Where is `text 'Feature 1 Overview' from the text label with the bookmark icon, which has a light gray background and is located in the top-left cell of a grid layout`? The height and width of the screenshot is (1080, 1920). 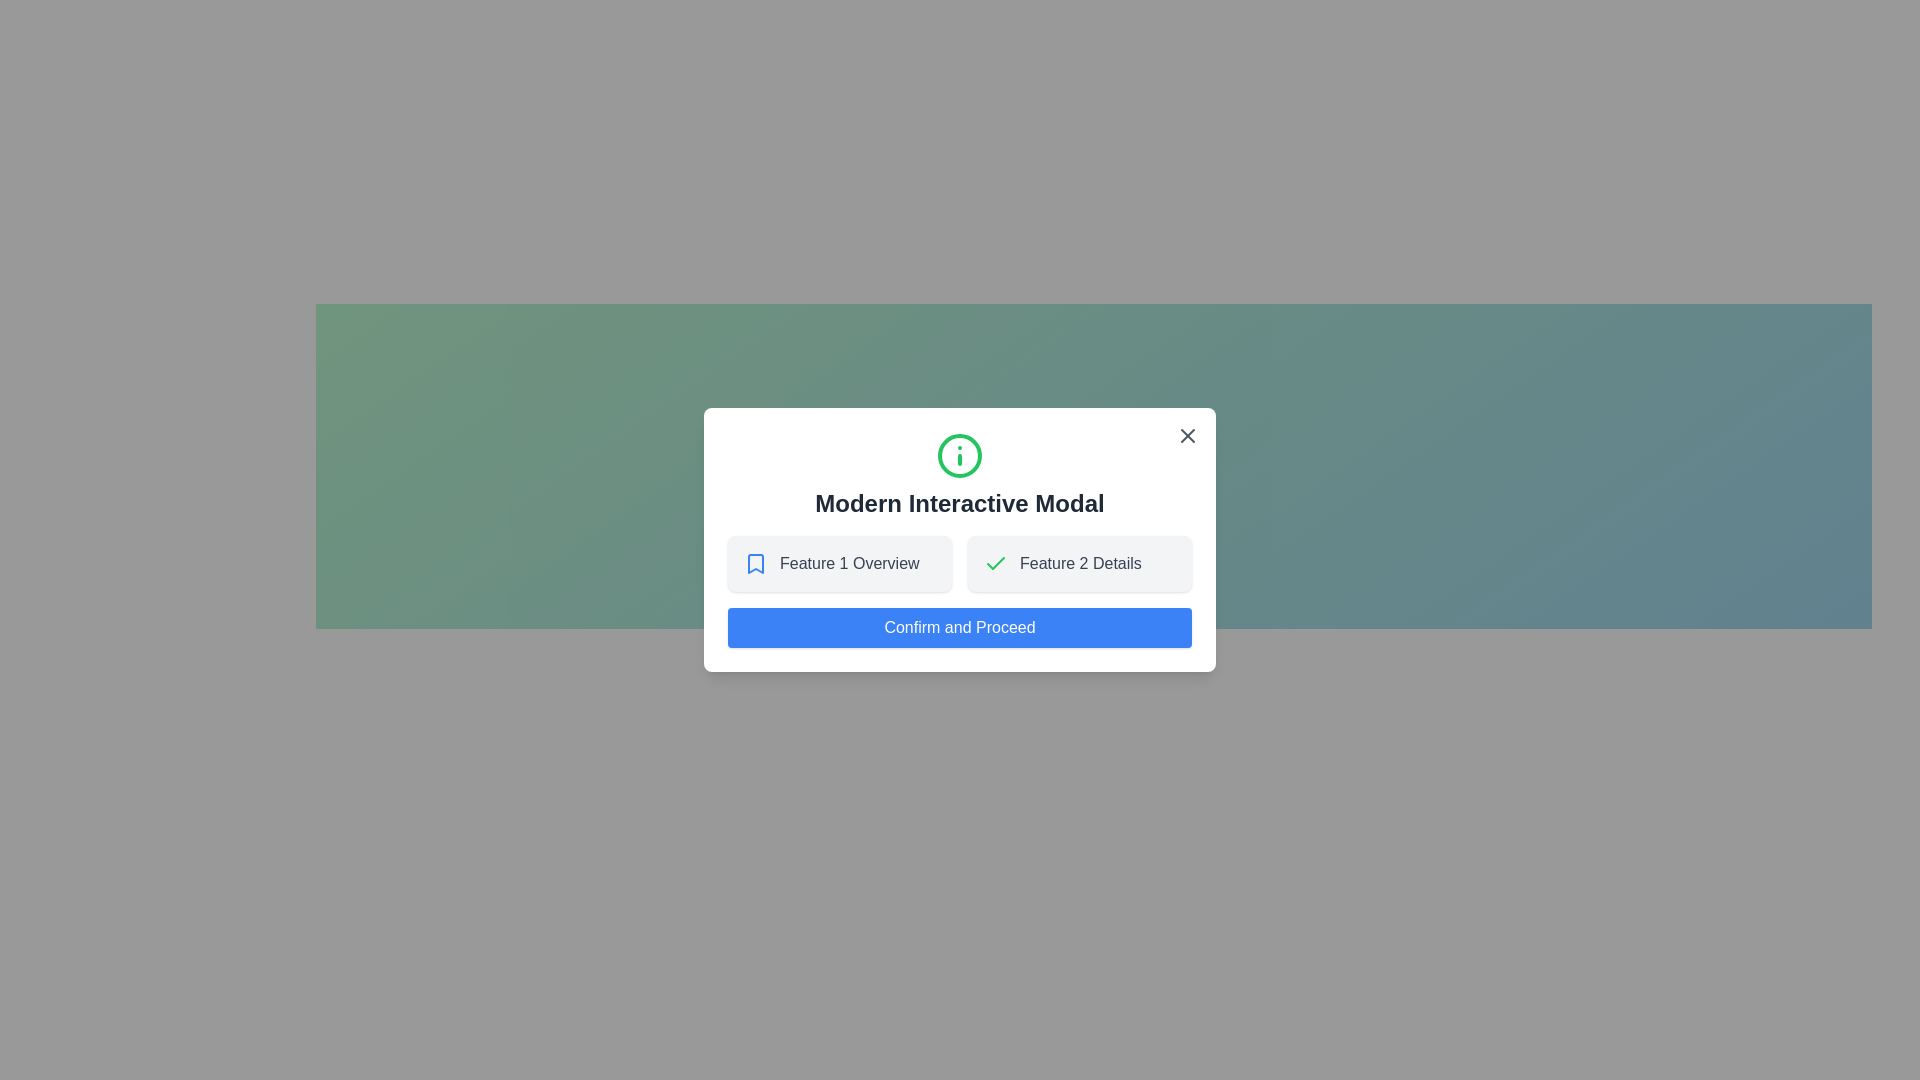 text 'Feature 1 Overview' from the text label with the bookmark icon, which has a light gray background and is located in the top-left cell of a grid layout is located at coordinates (840, 563).